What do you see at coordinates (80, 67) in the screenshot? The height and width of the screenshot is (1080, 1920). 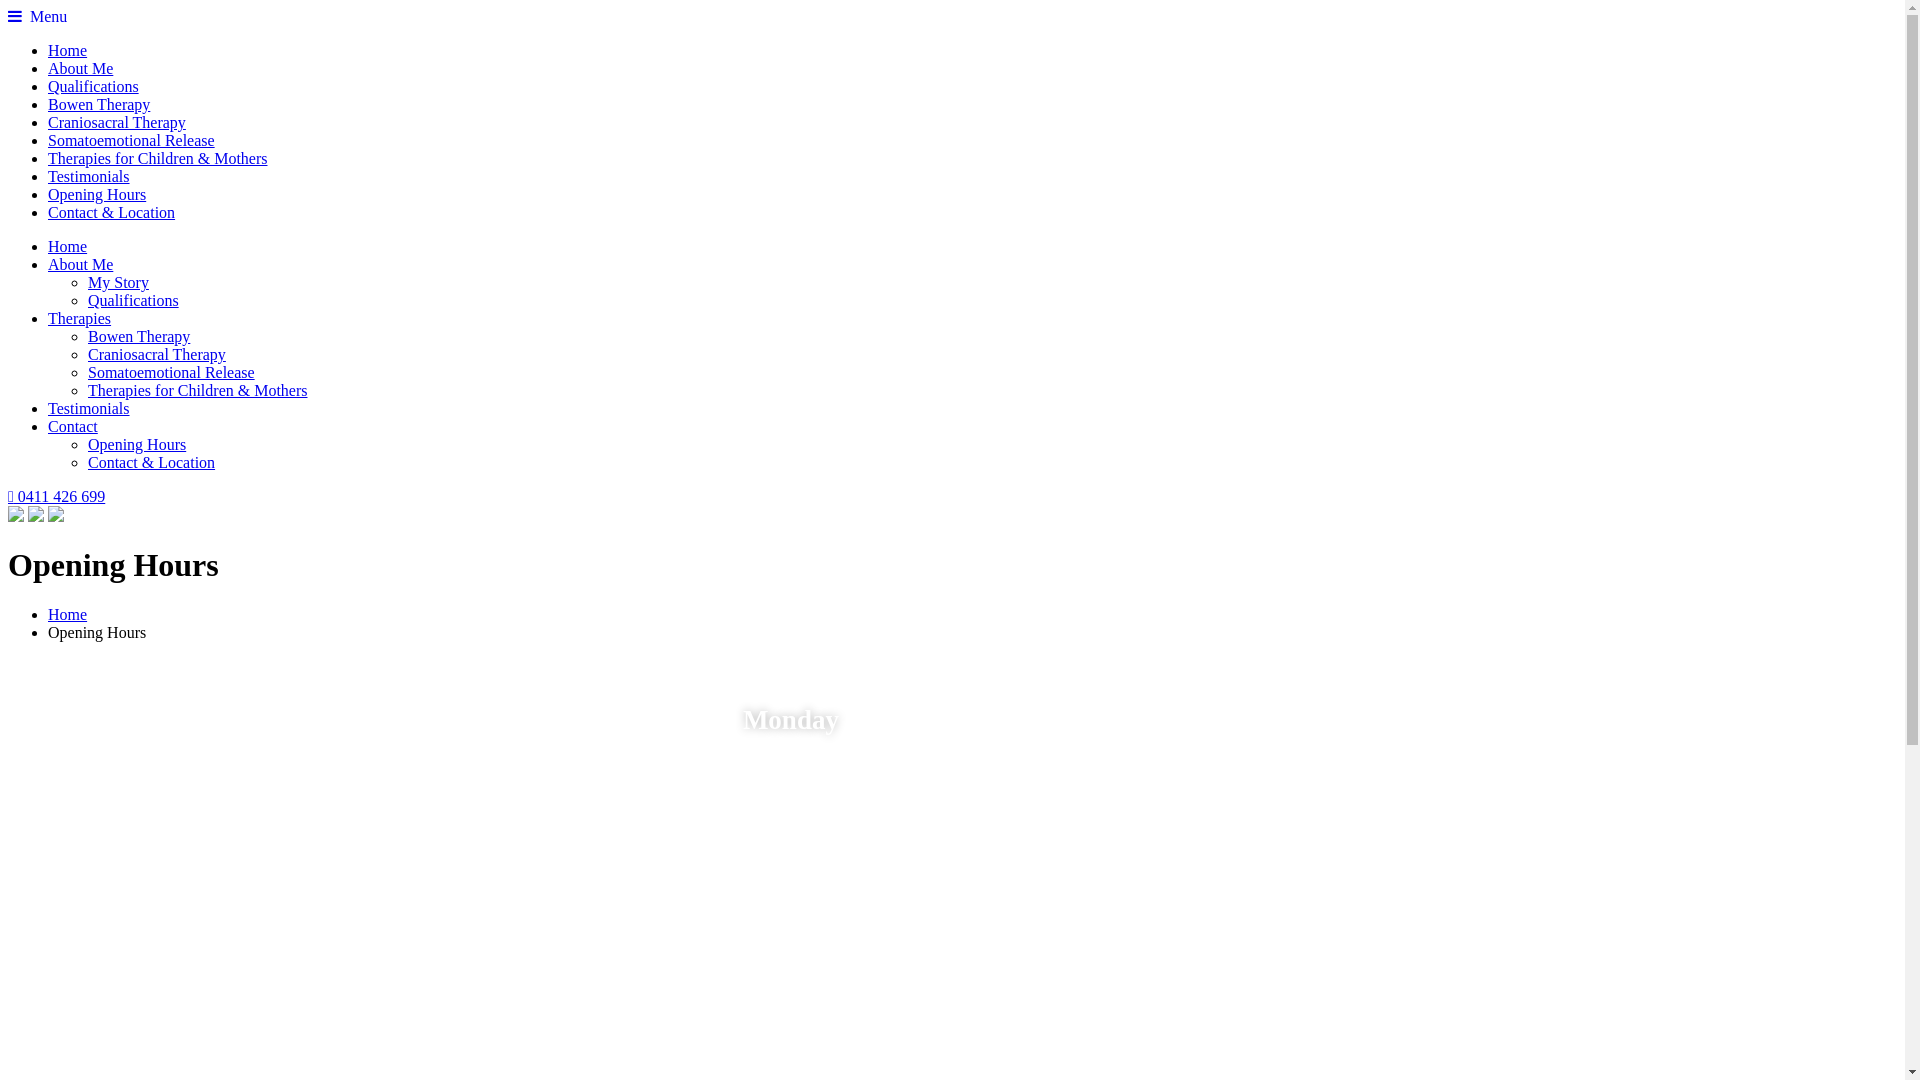 I see `'About Me'` at bounding box center [80, 67].